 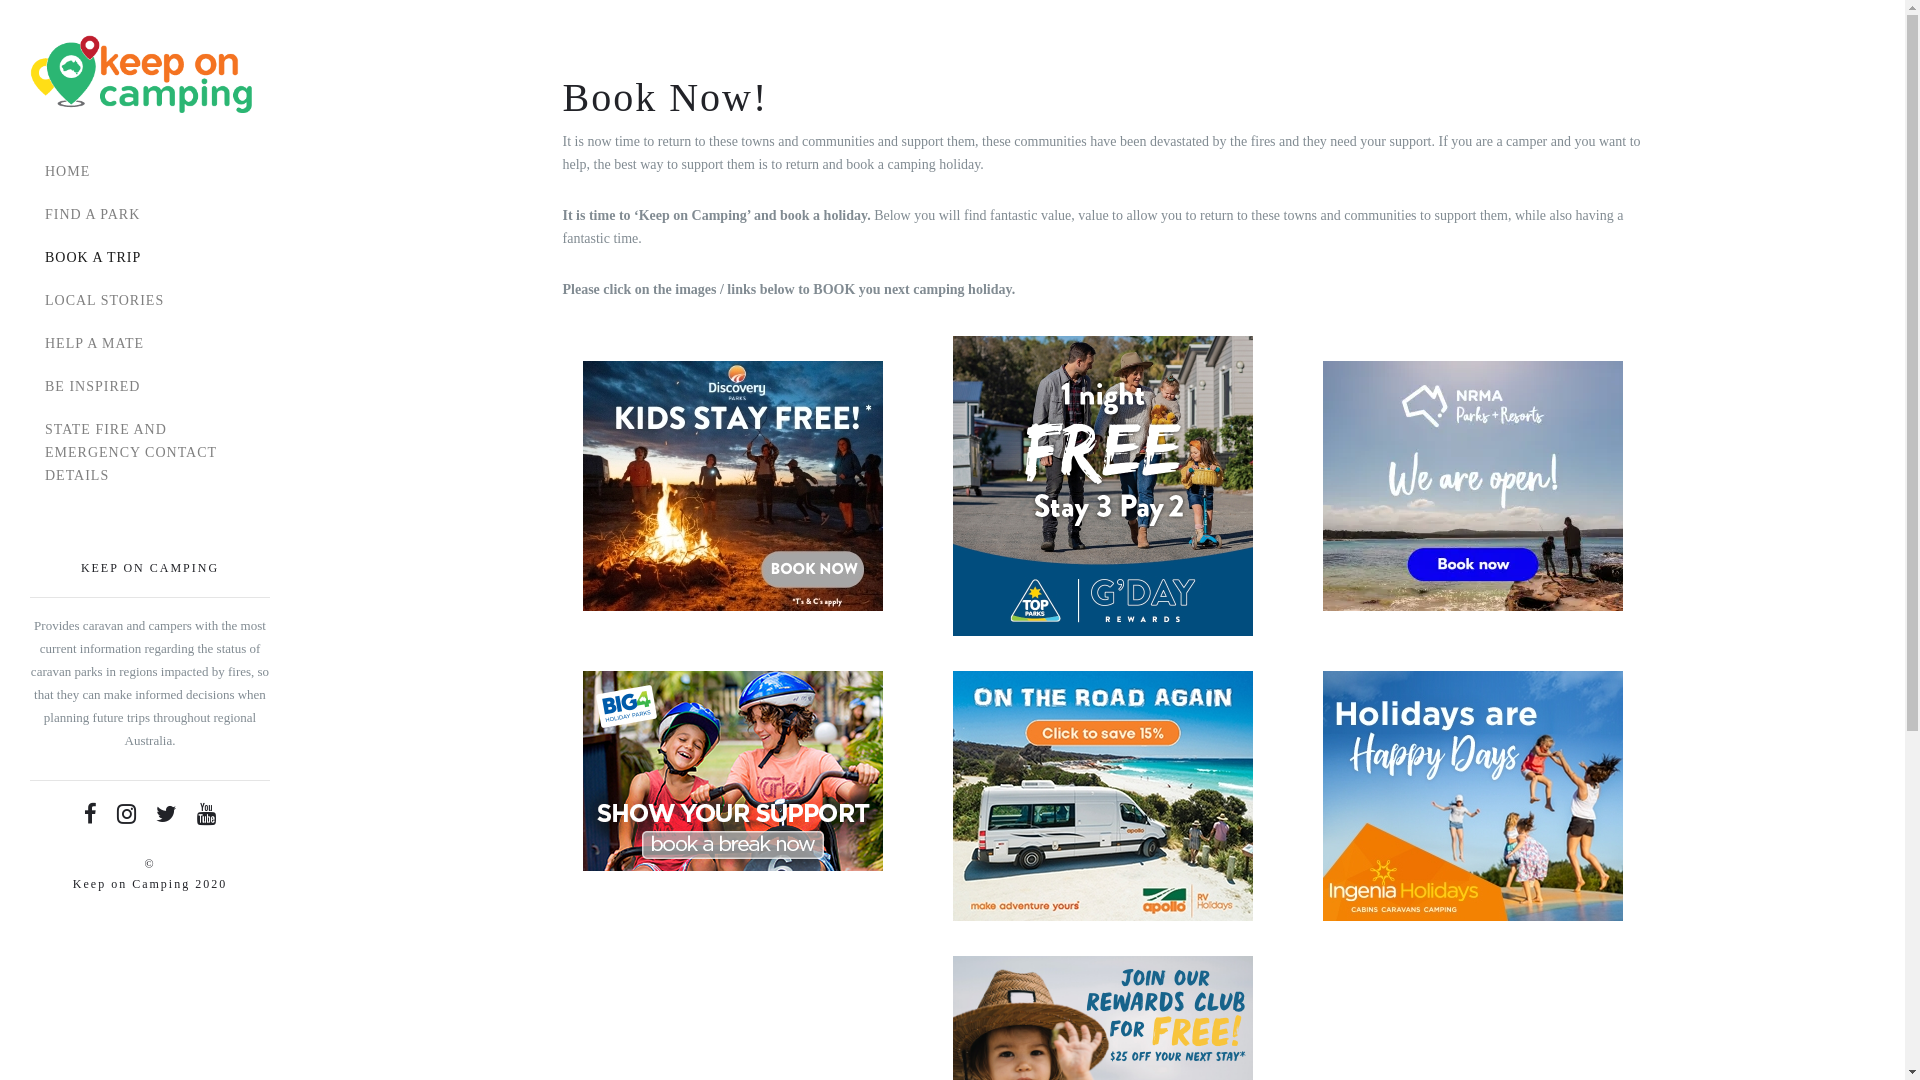 What do you see at coordinates (1472, 794) in the screenshot?
I see `'IH_RemarketingAd_HappyDays_300x250'` at bounding box center [1472, 794].